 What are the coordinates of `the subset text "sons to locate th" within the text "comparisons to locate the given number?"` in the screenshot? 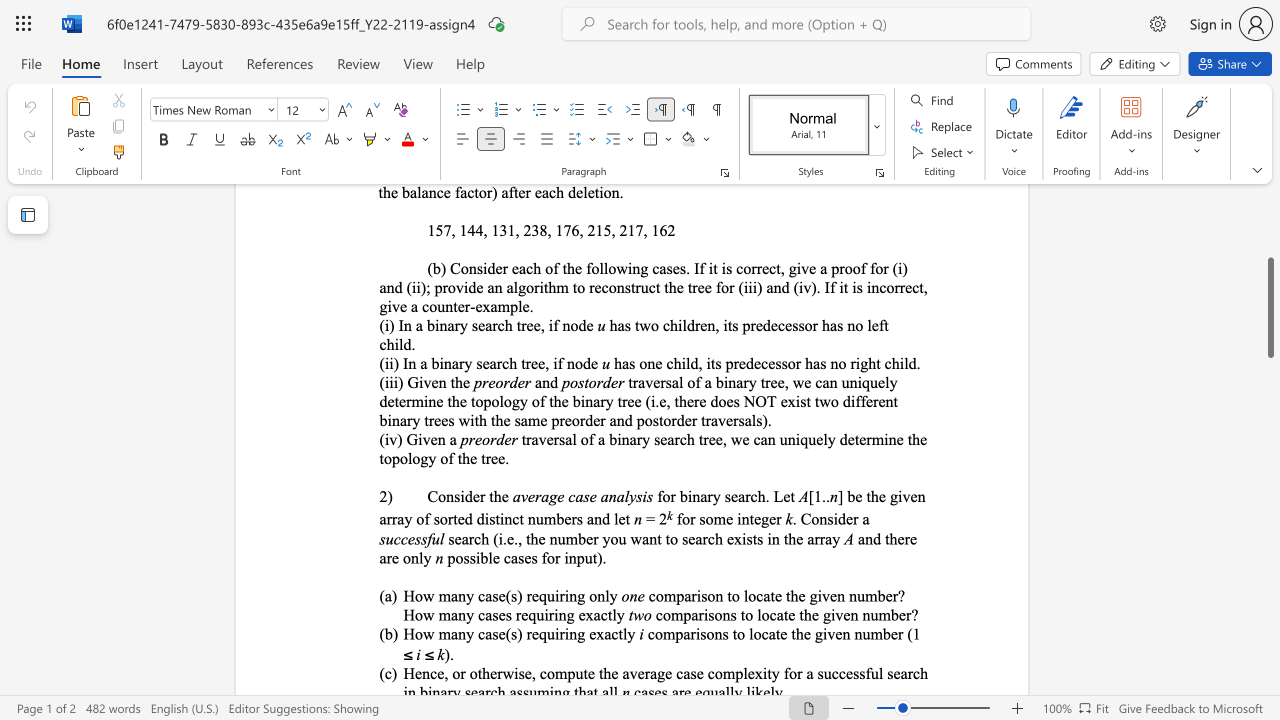 It's located at (708, 614).